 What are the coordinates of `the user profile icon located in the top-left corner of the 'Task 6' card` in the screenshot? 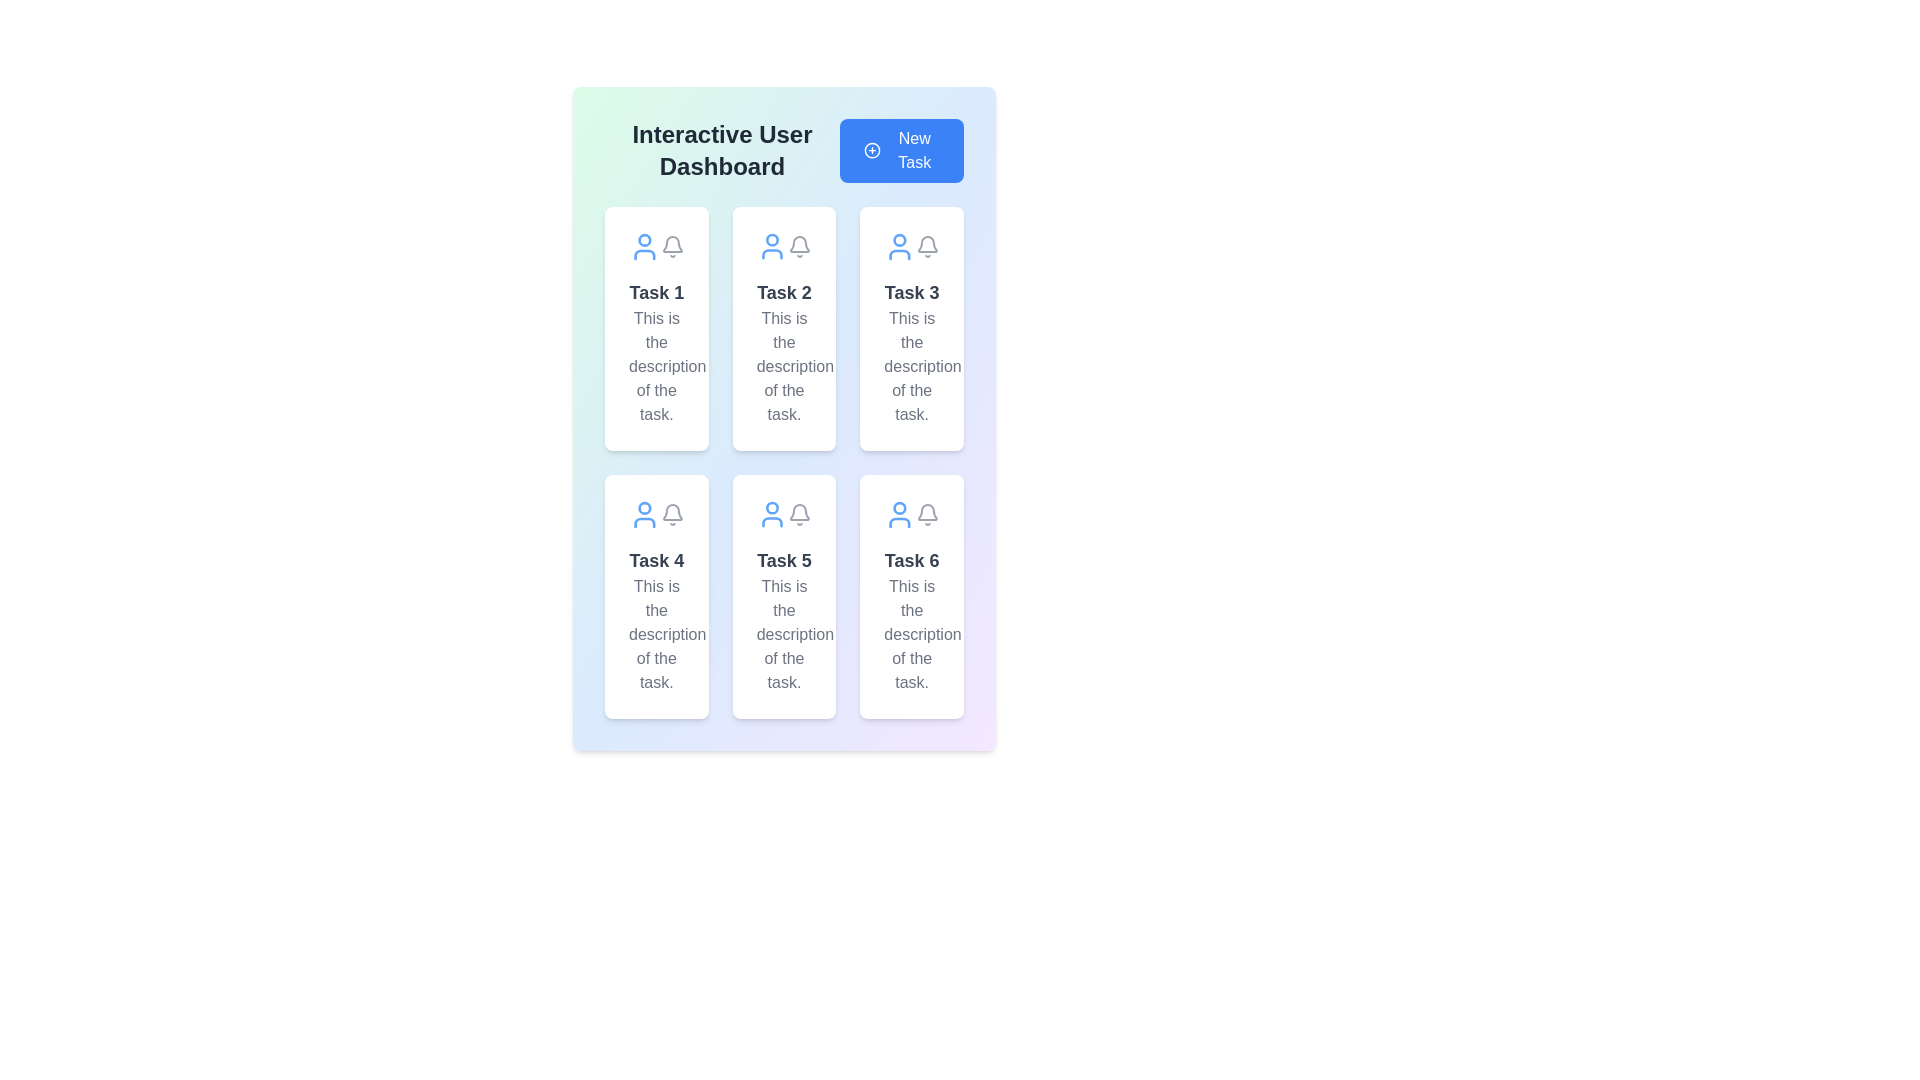 It's located at (899, 514).